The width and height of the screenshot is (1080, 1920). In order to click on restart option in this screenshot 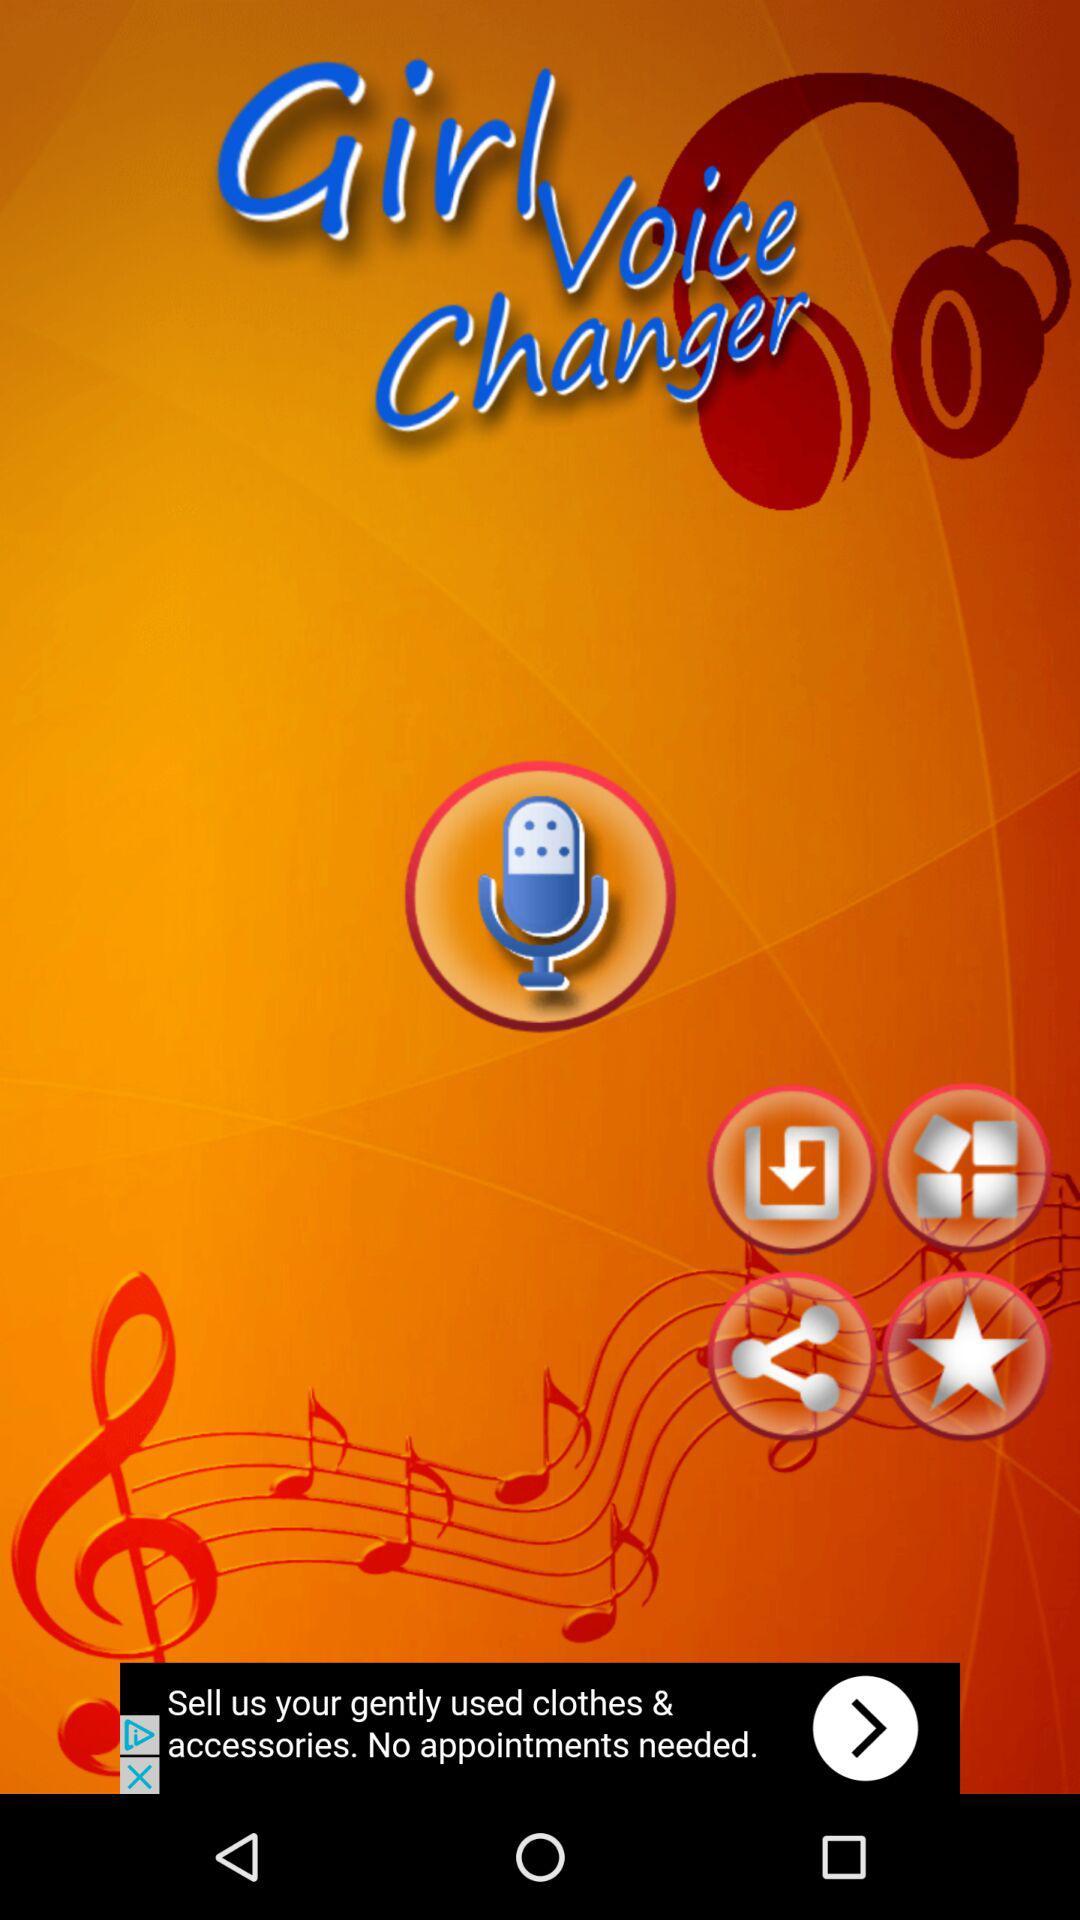, I will do `click(790, 1168)`.